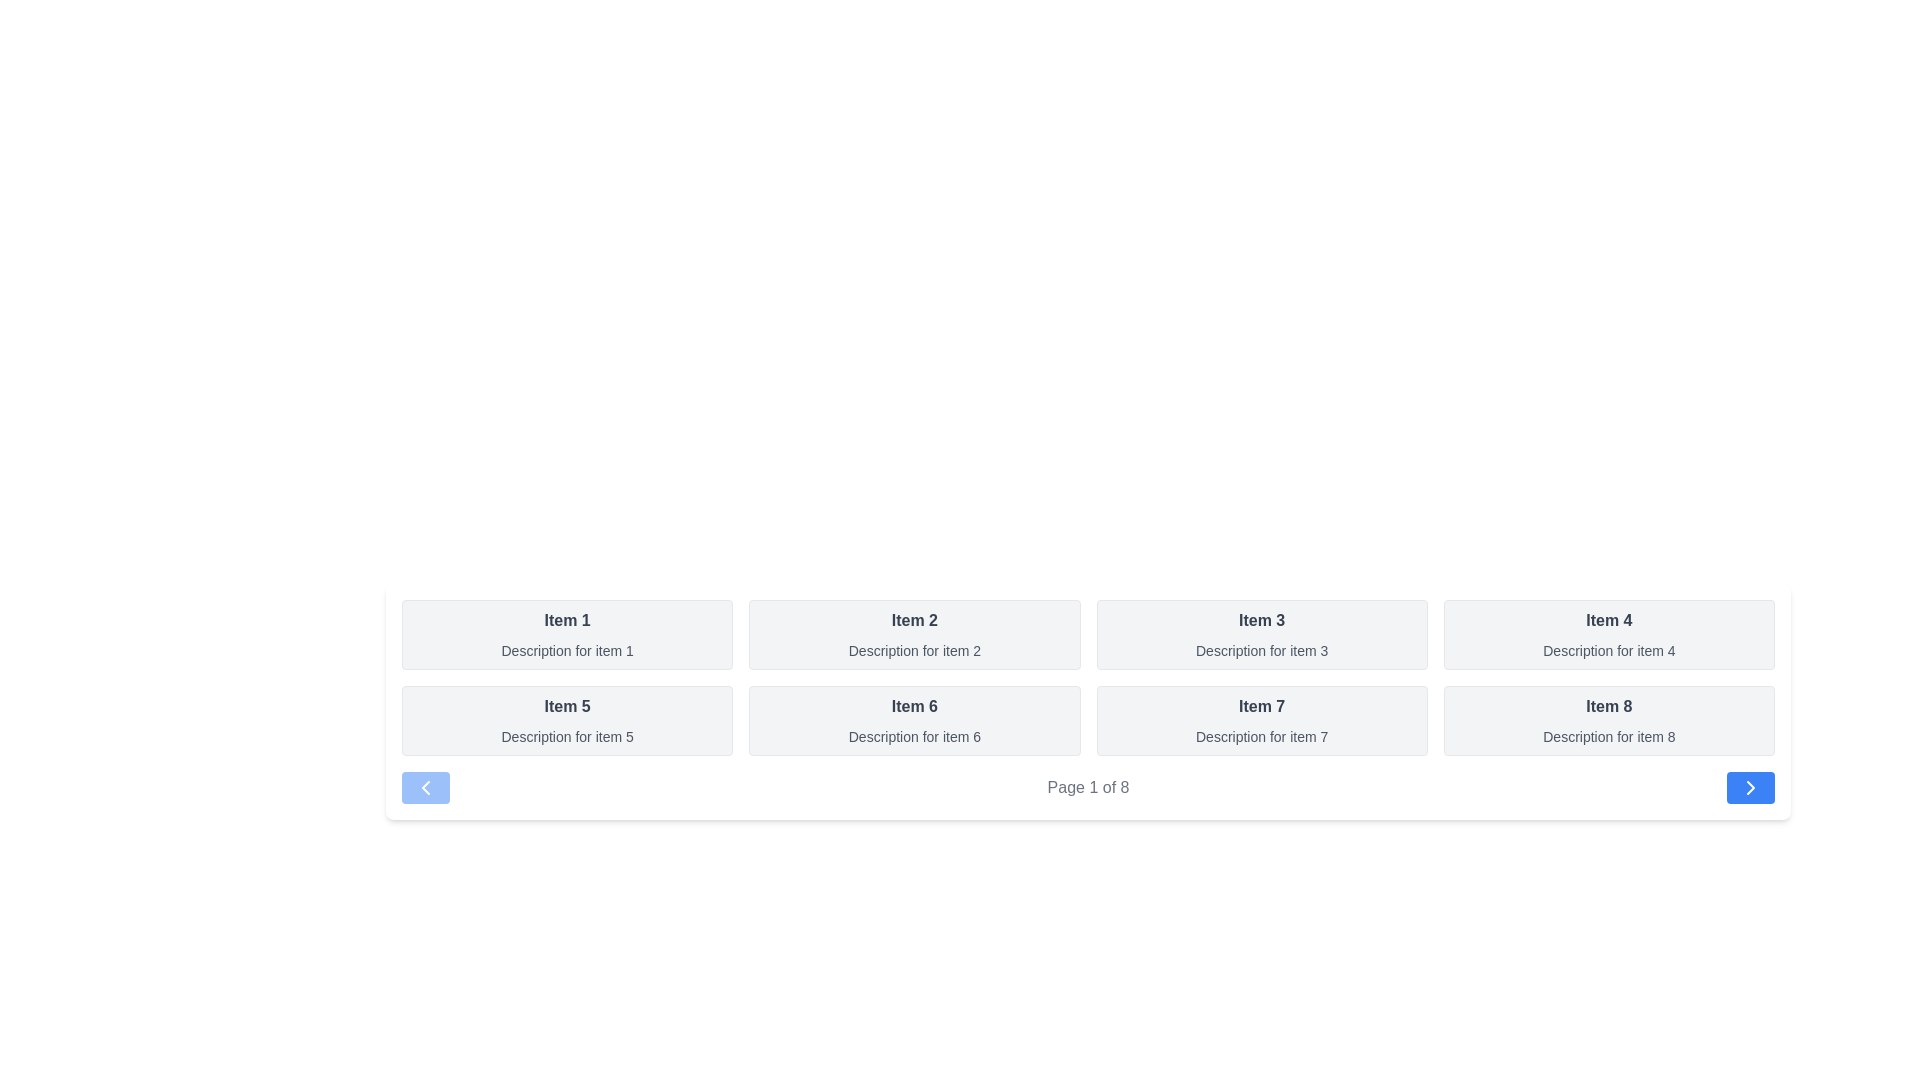  What do you see at coordinates (1261, 721) in the screenshot?
I see `the Information card displaying 'Item 7' and its description, located in the third column of the second row in the grid layout` at bounding box center [1261, 721].